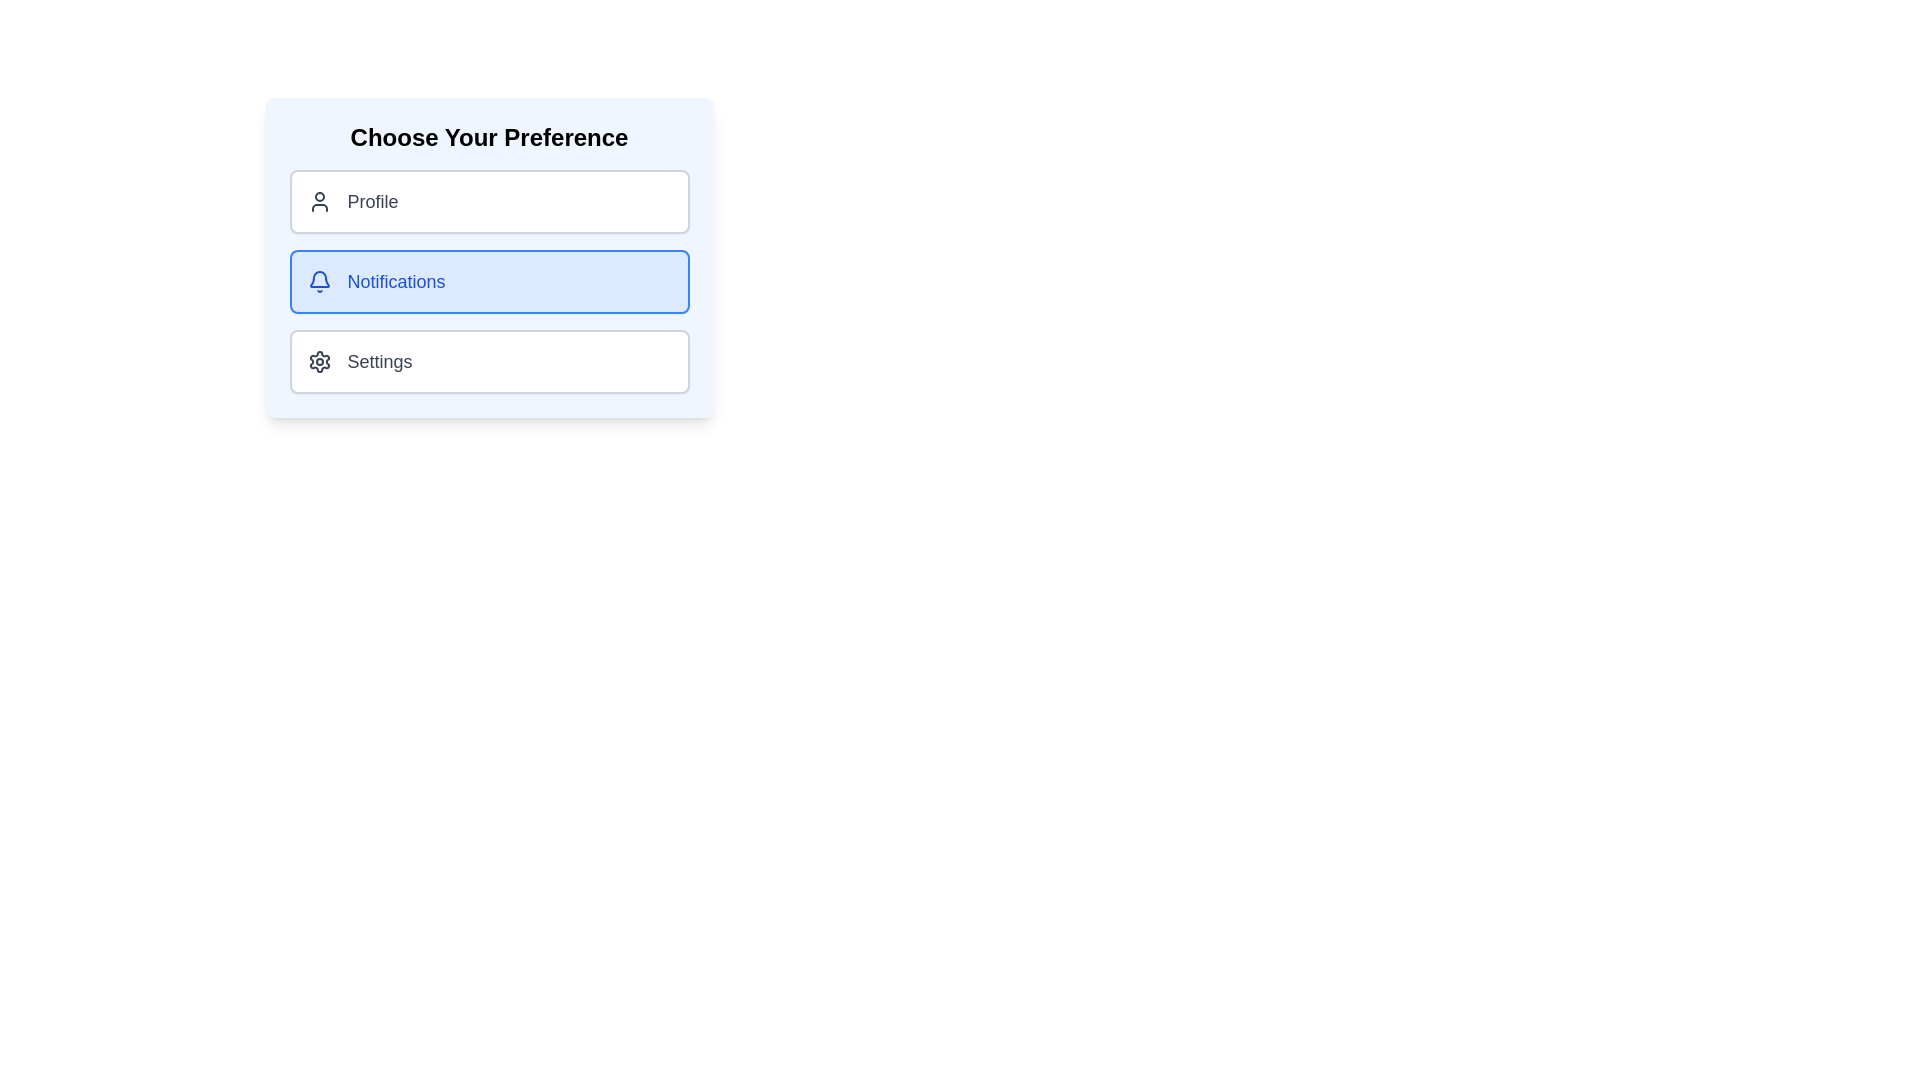 The image size is (1920, 1080). I want to click on the second option in the vertical menu list under 'Choose Your Preference', so click(489, 257).